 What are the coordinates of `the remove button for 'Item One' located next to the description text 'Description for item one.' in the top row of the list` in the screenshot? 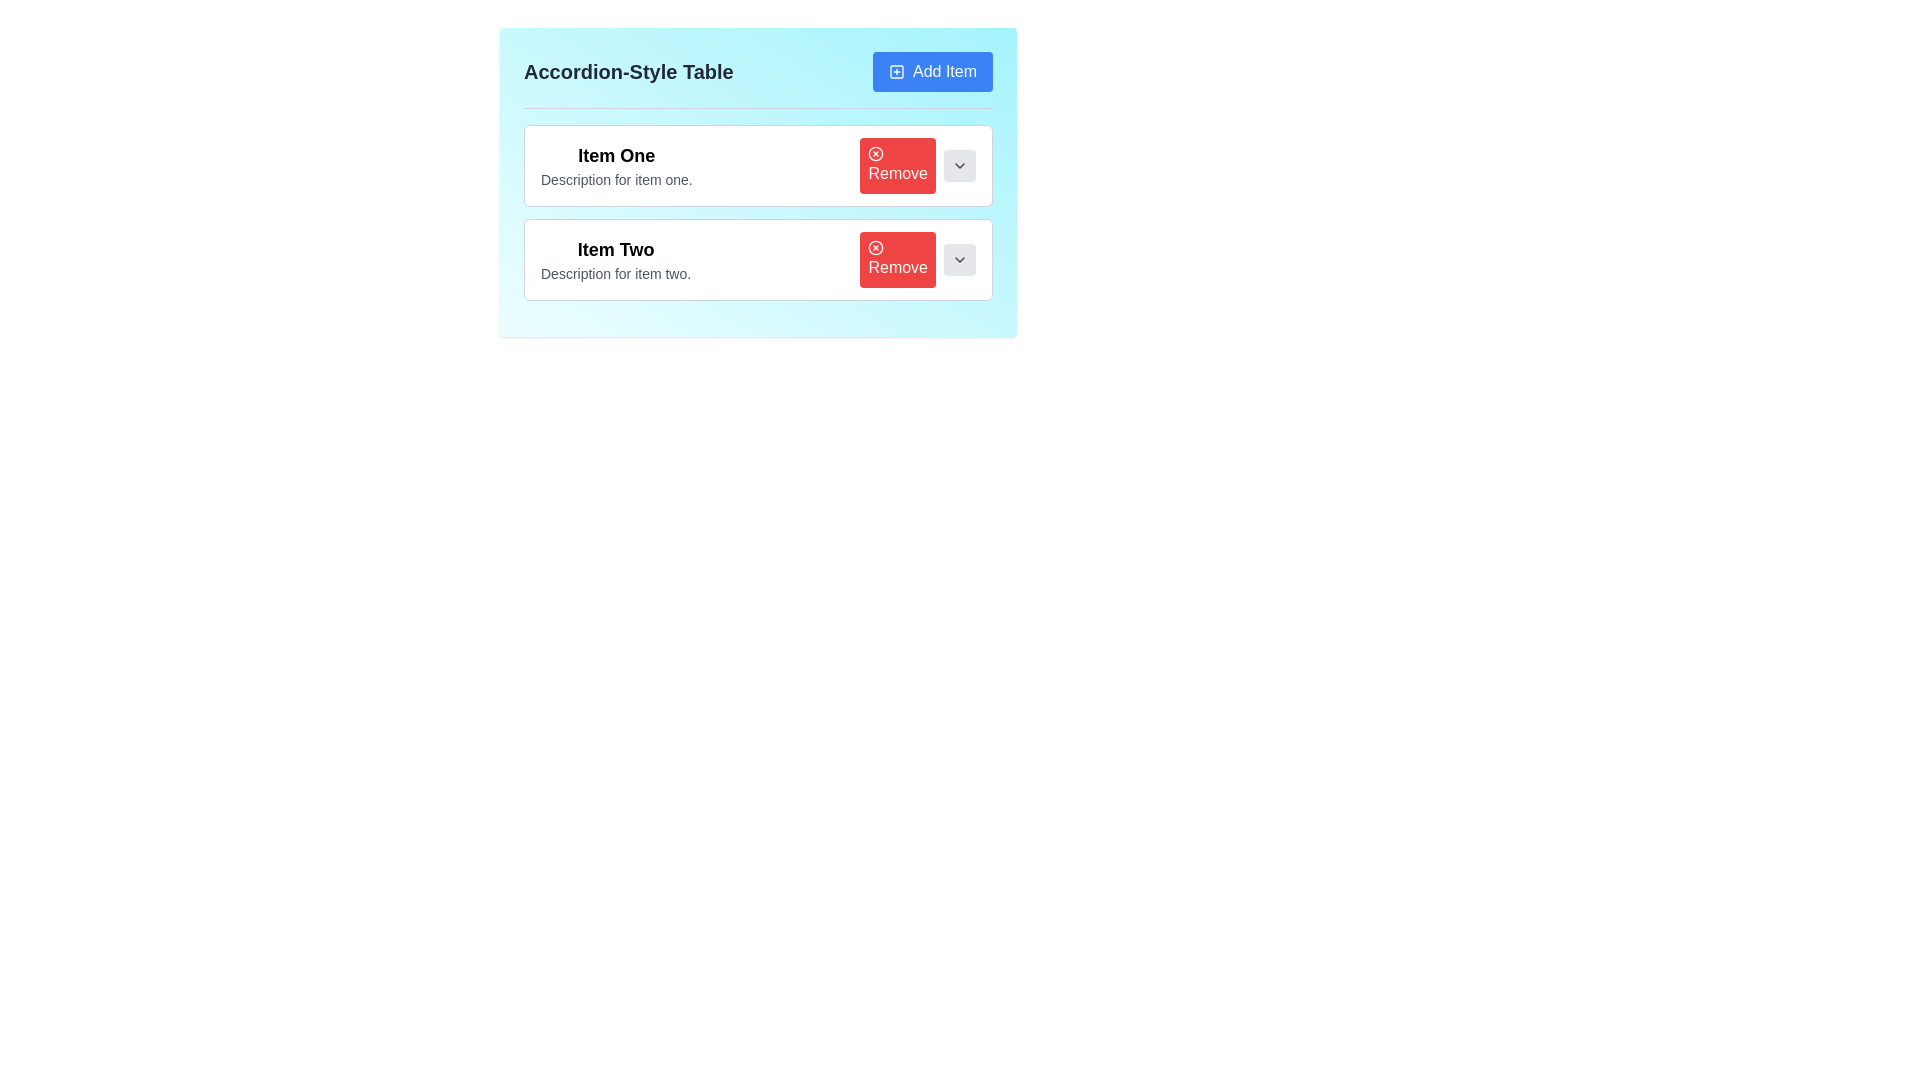 It's located at (917, 164).